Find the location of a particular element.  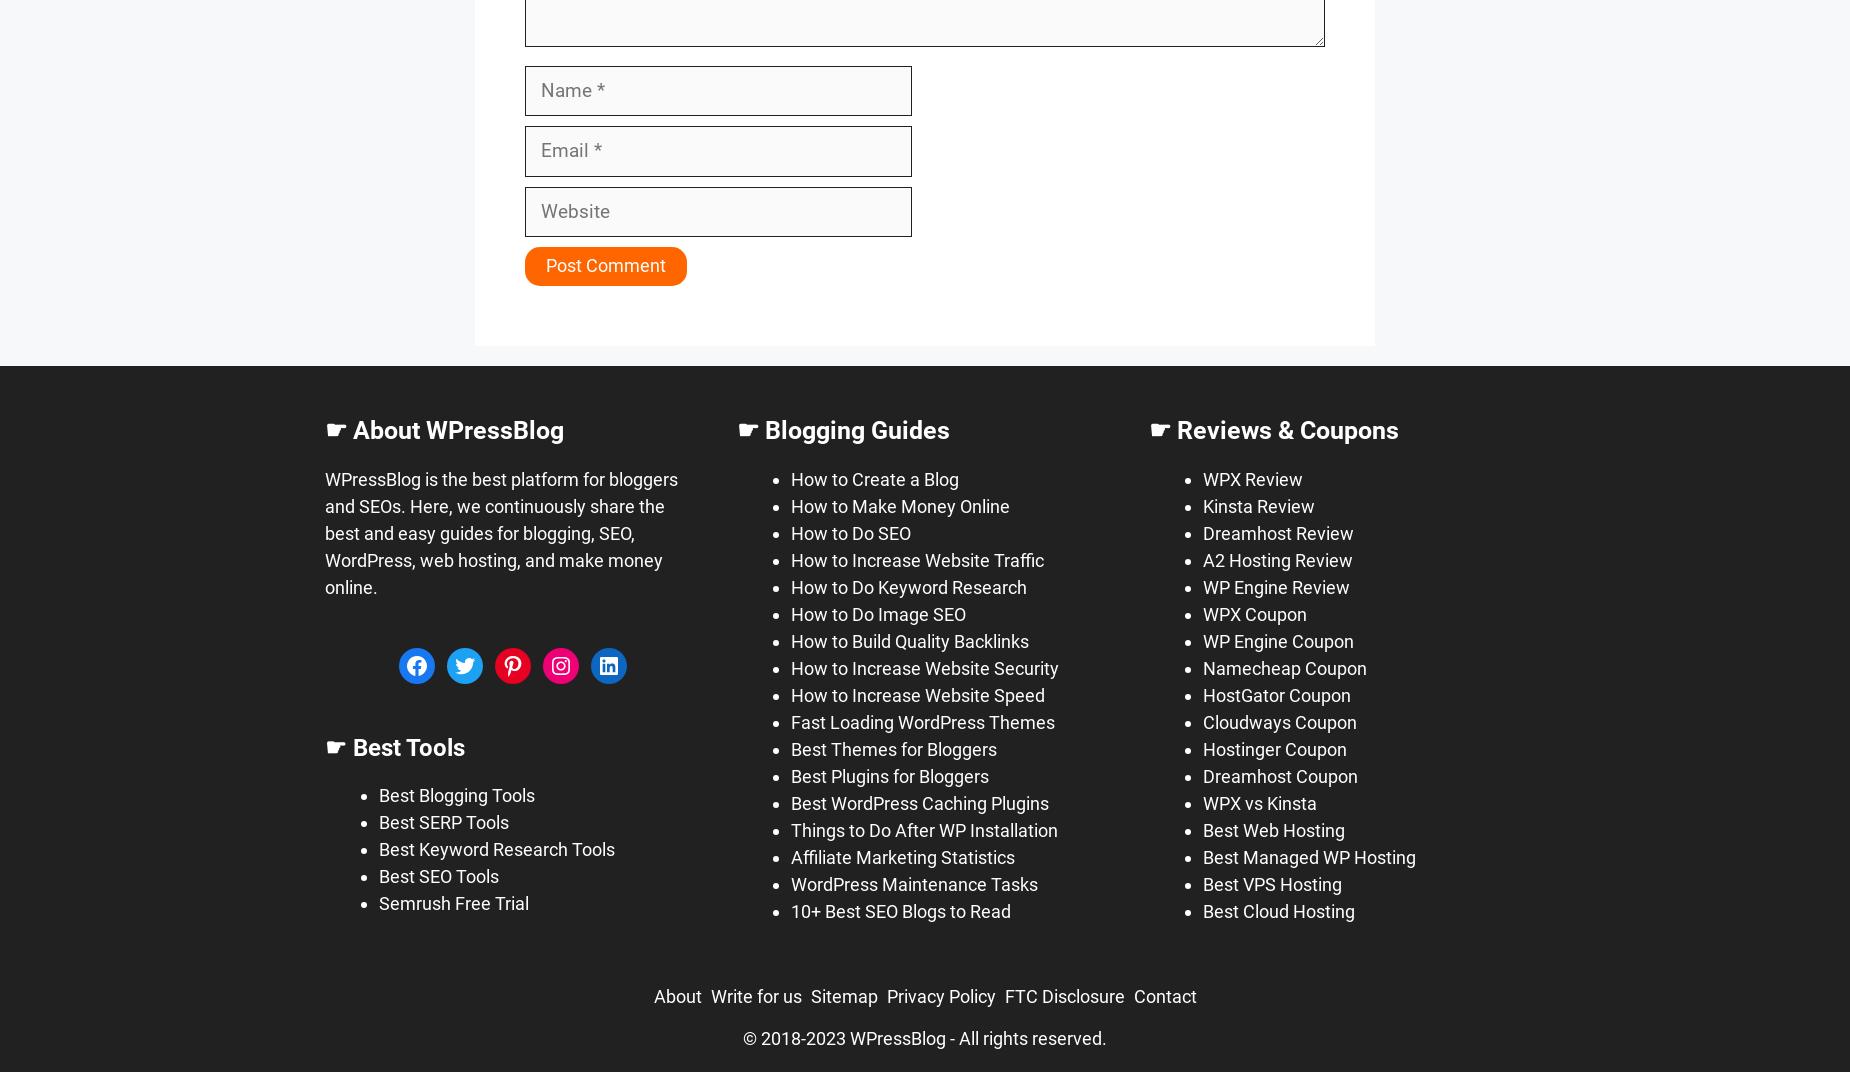

'10+ Best SEO Blogs to Read' is located at coordinates (900, 910).